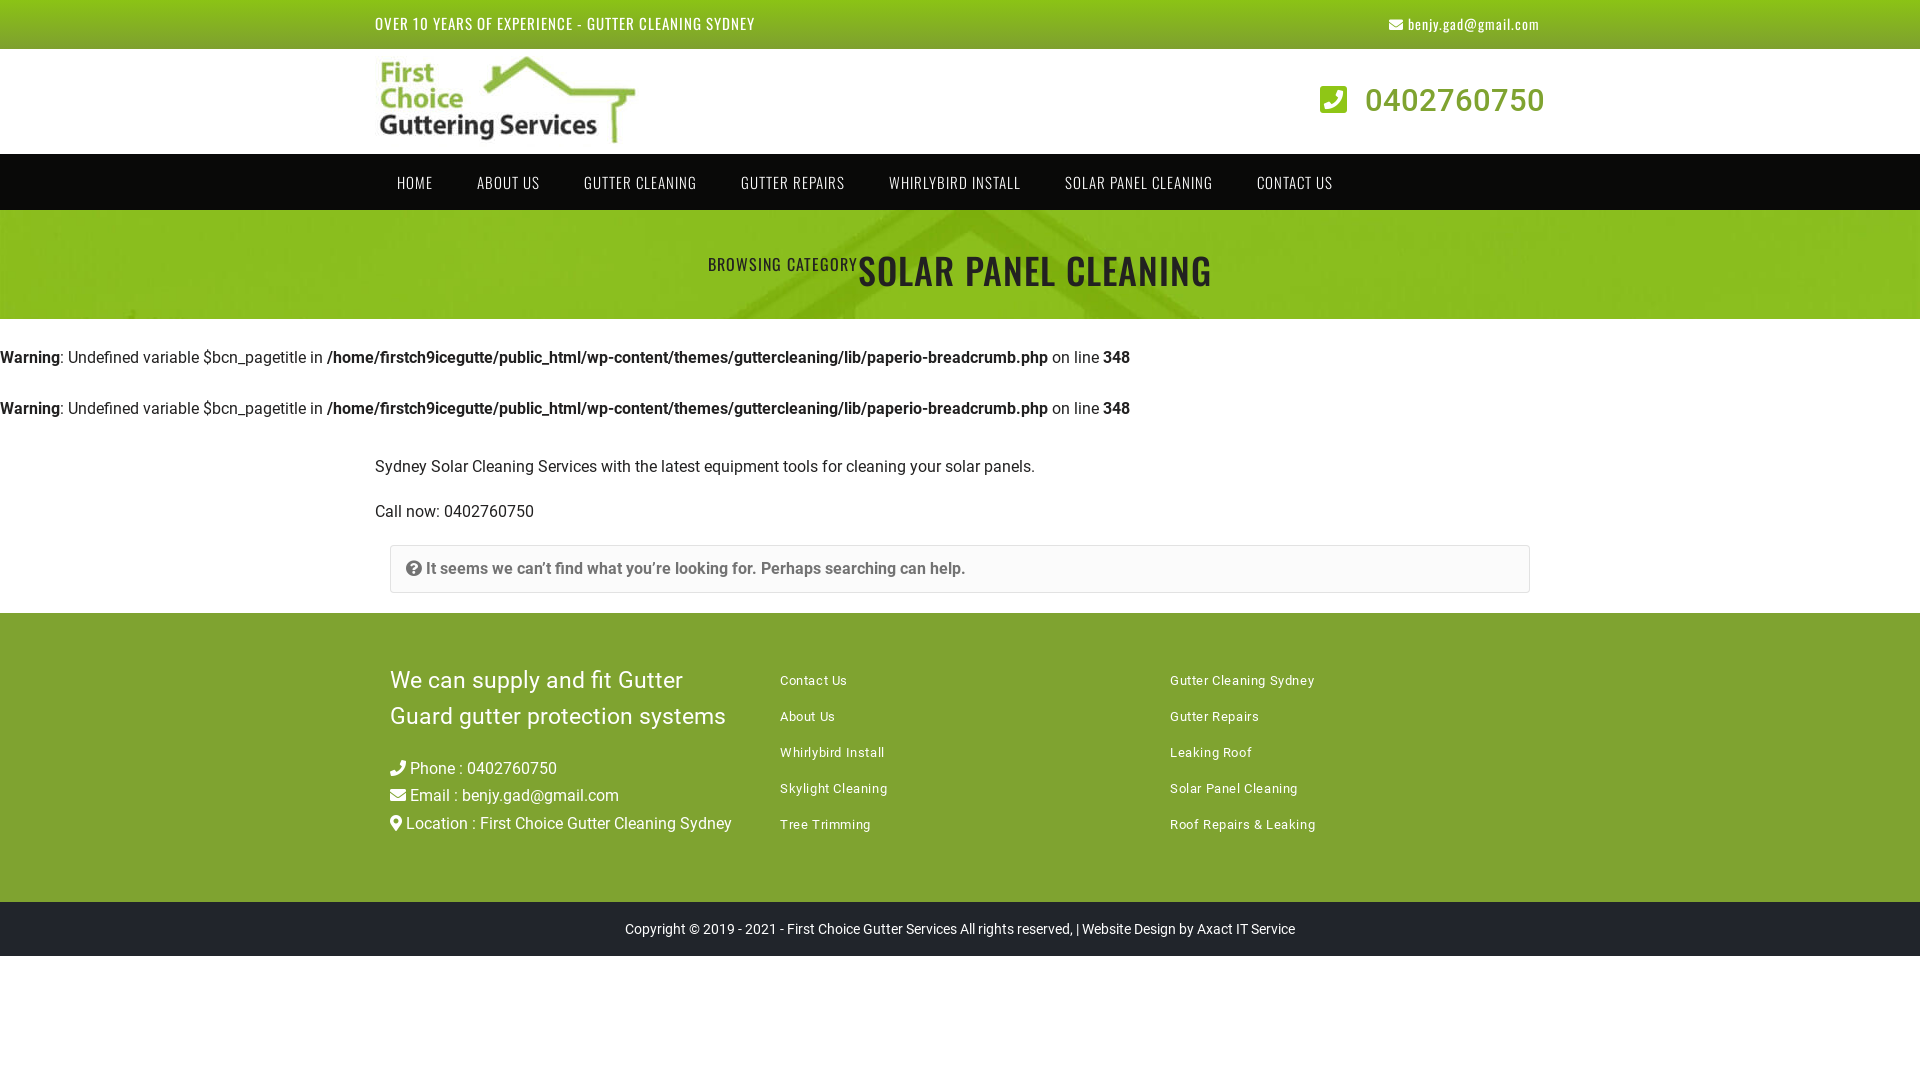 The width and height of the screenshot is (1920, 1080). What do you see at coordinates (814, 679) in the screenshot?
I see `'Contact Us'` at bounding box center [814, 679].